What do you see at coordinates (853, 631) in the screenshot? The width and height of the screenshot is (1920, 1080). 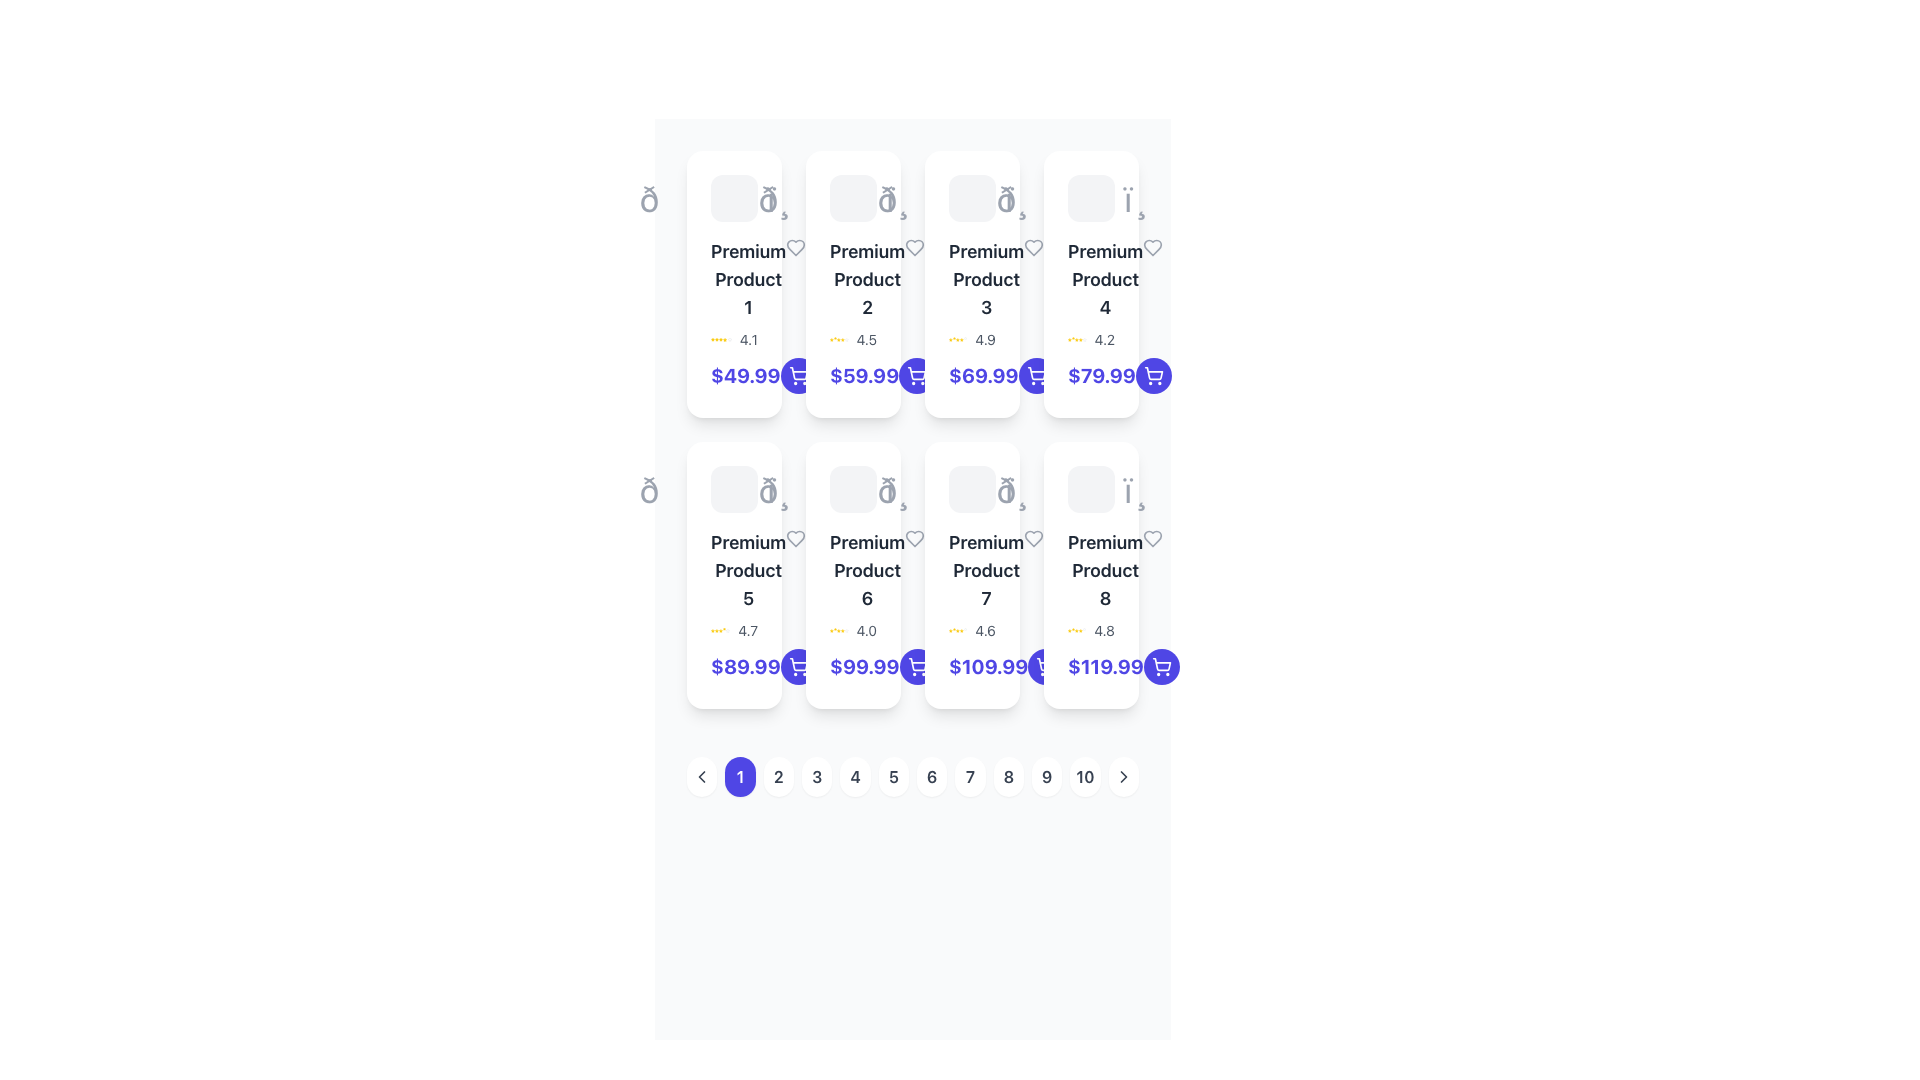 I see `the Rating display with numerical value and graphical stars located above the price information of the 'Premium Product 6' card in the second row and third column of the grid layout` at bounding box center [853, 631].